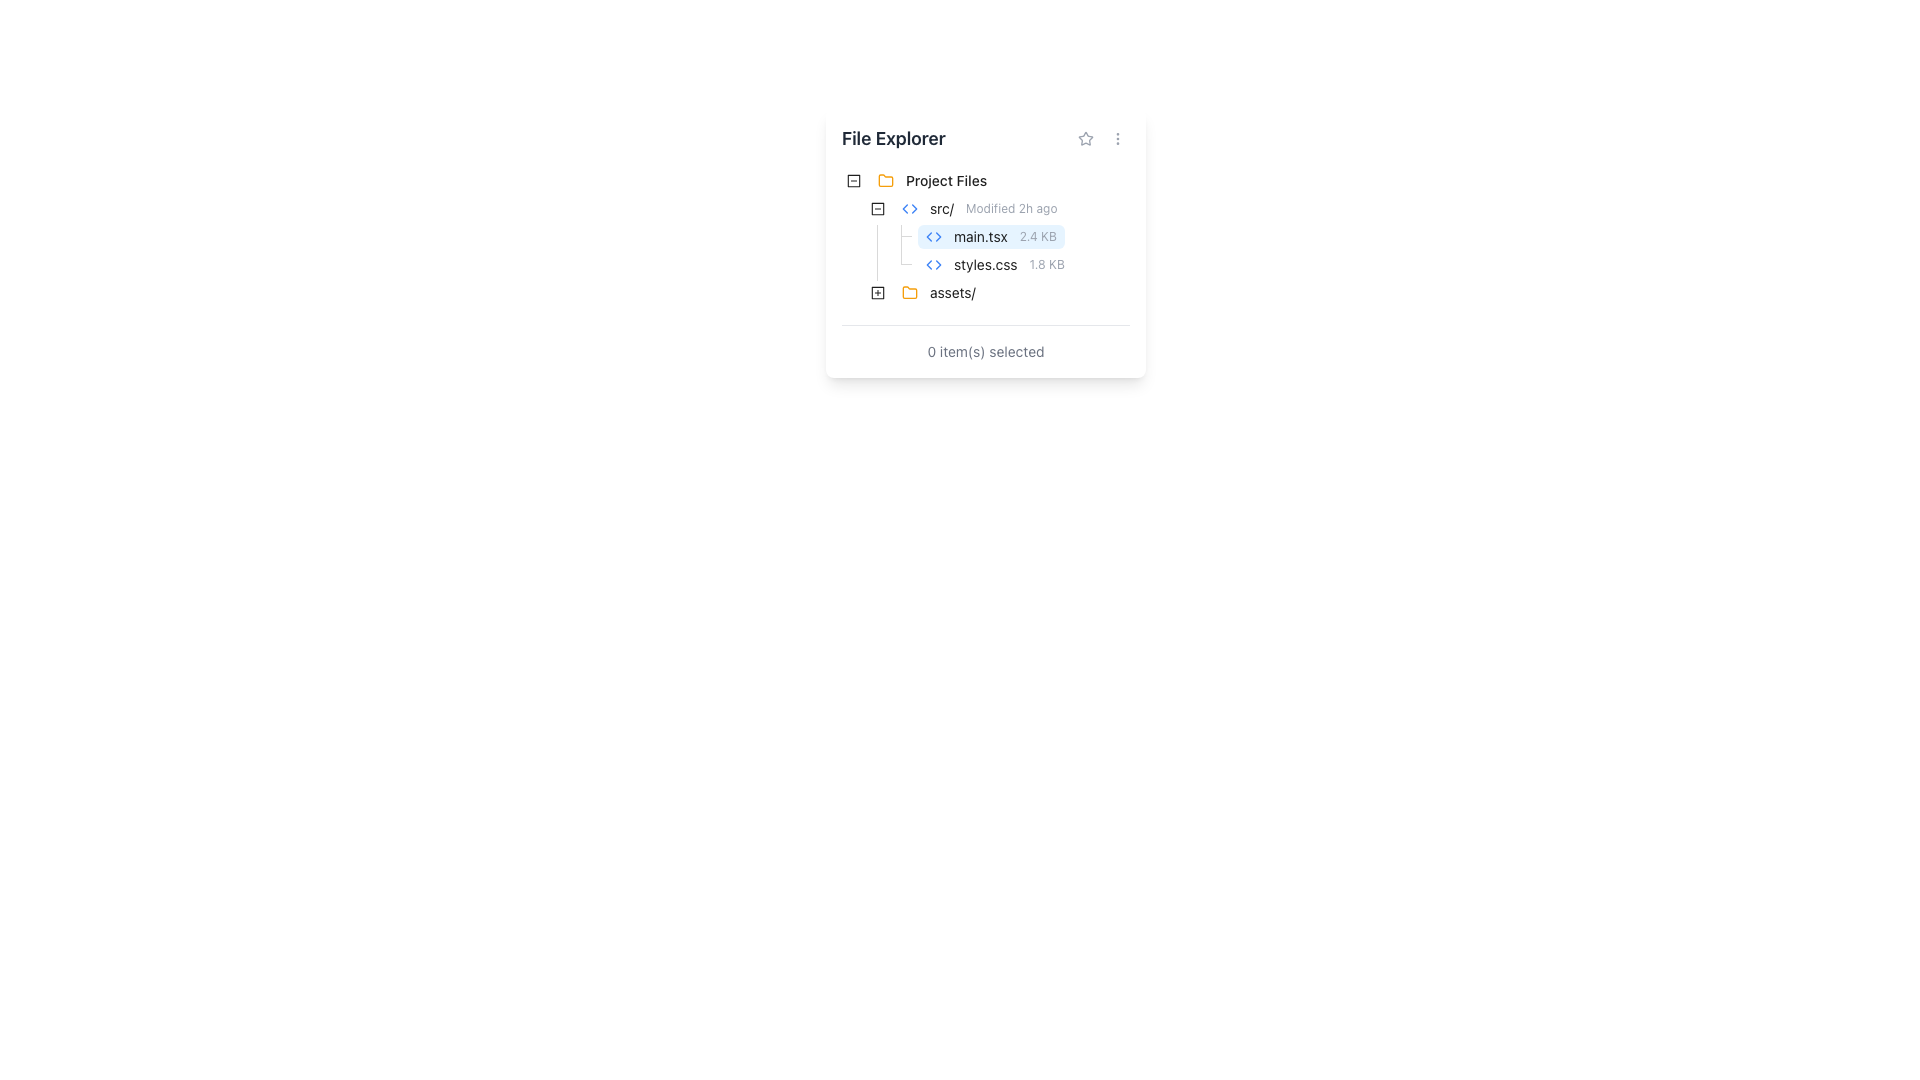  I want to click on on the 'styles.css' file entry in the file explorer, which is the second item under the 'src/' folder, visually represented by a blue icon and displaying the filename and size, so click(995, 264).